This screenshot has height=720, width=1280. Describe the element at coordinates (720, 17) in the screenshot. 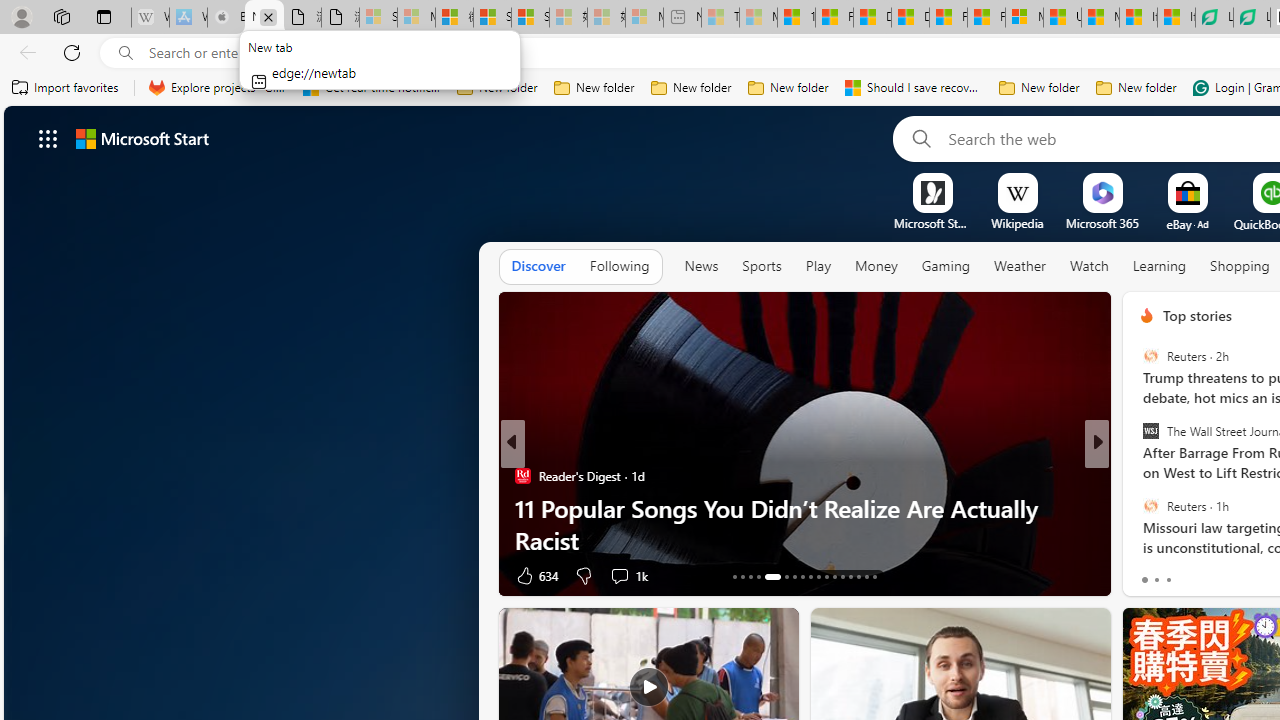

I see `'Top Stories - MSN - Sleeping'` at that location.